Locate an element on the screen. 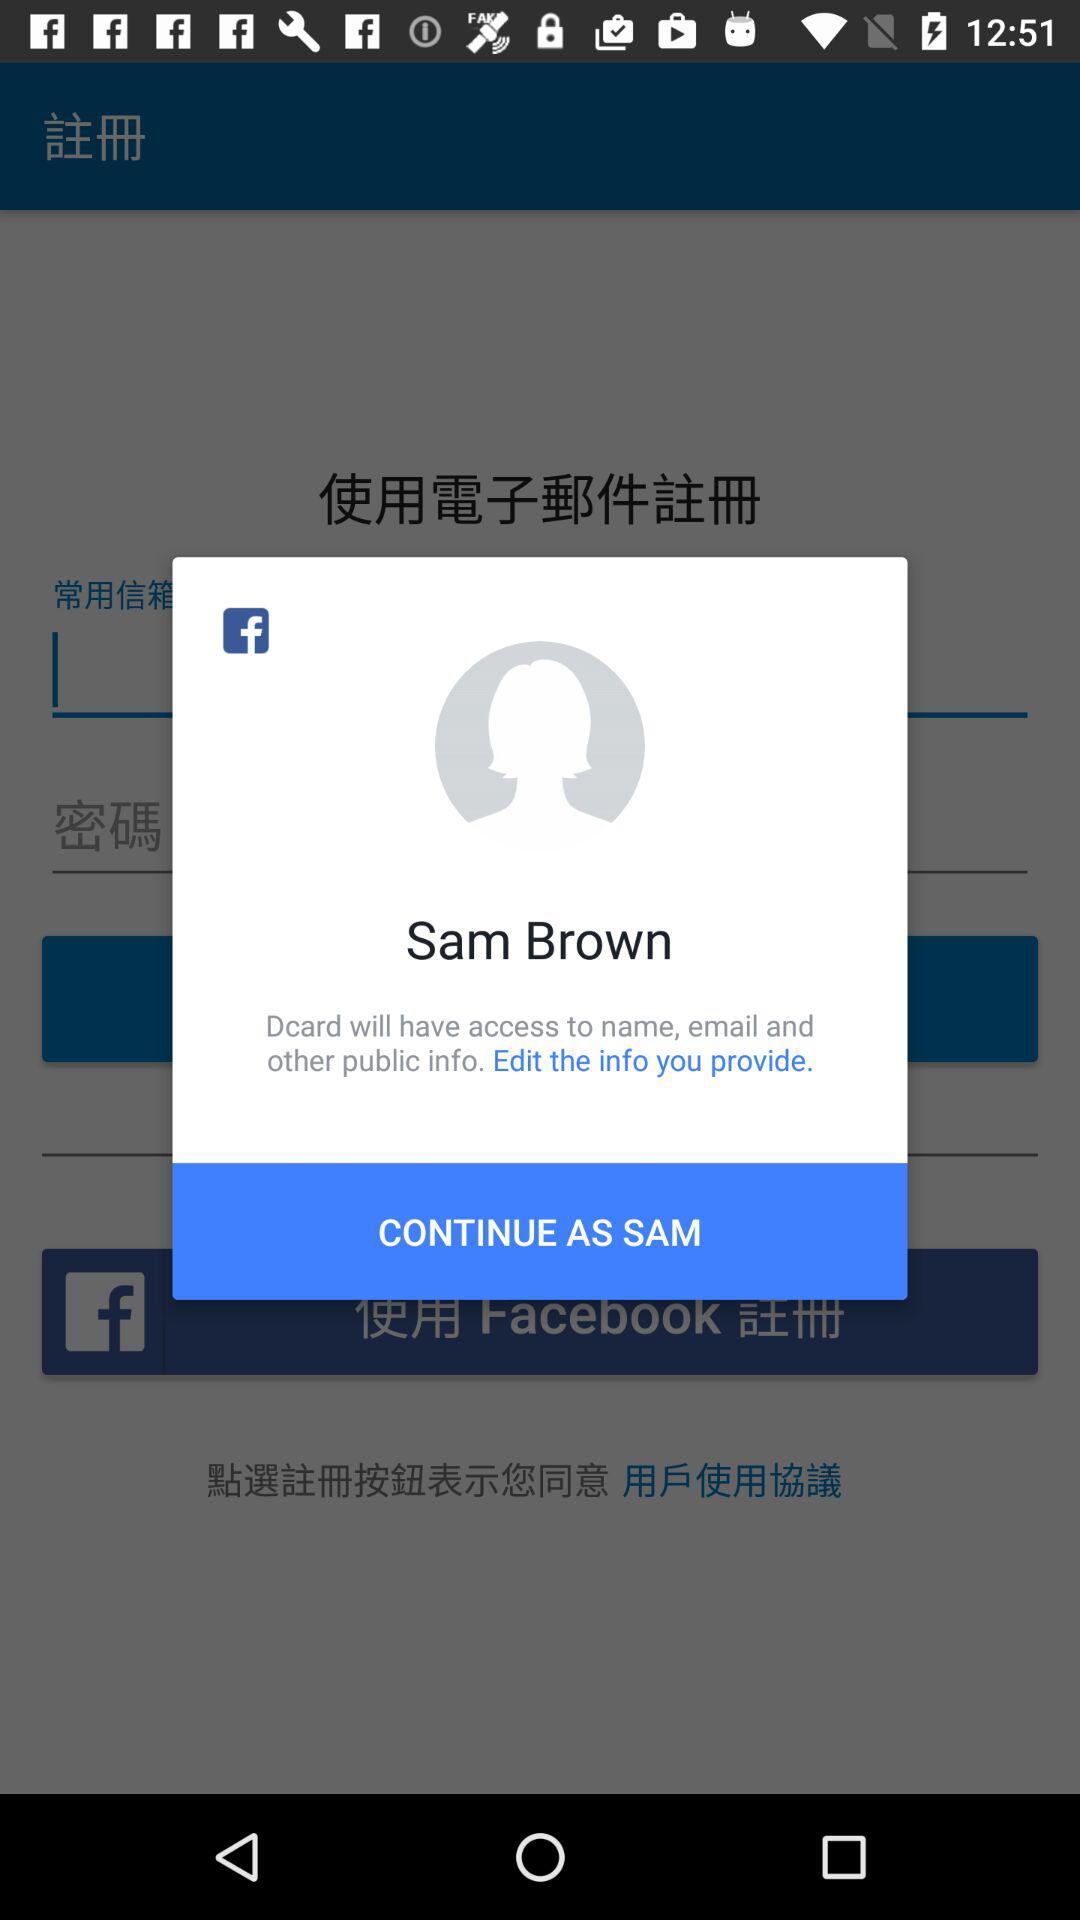 This screenshot has height=1920, width=1080. the continue as sam is located at coordinates (540, 1230).